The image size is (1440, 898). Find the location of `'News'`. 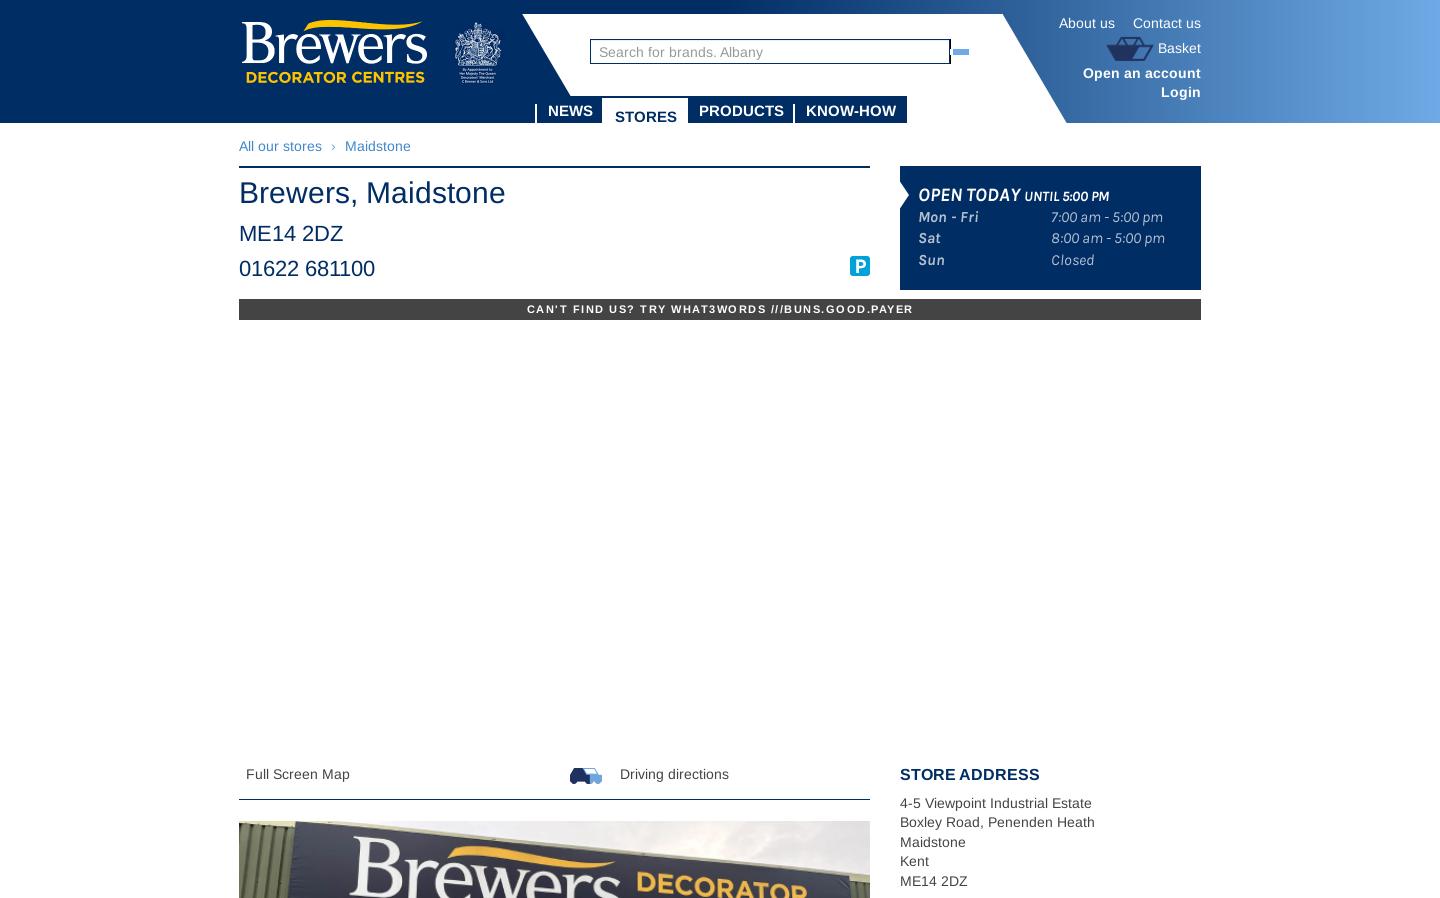

'News' is located at coordinates (570, 109).